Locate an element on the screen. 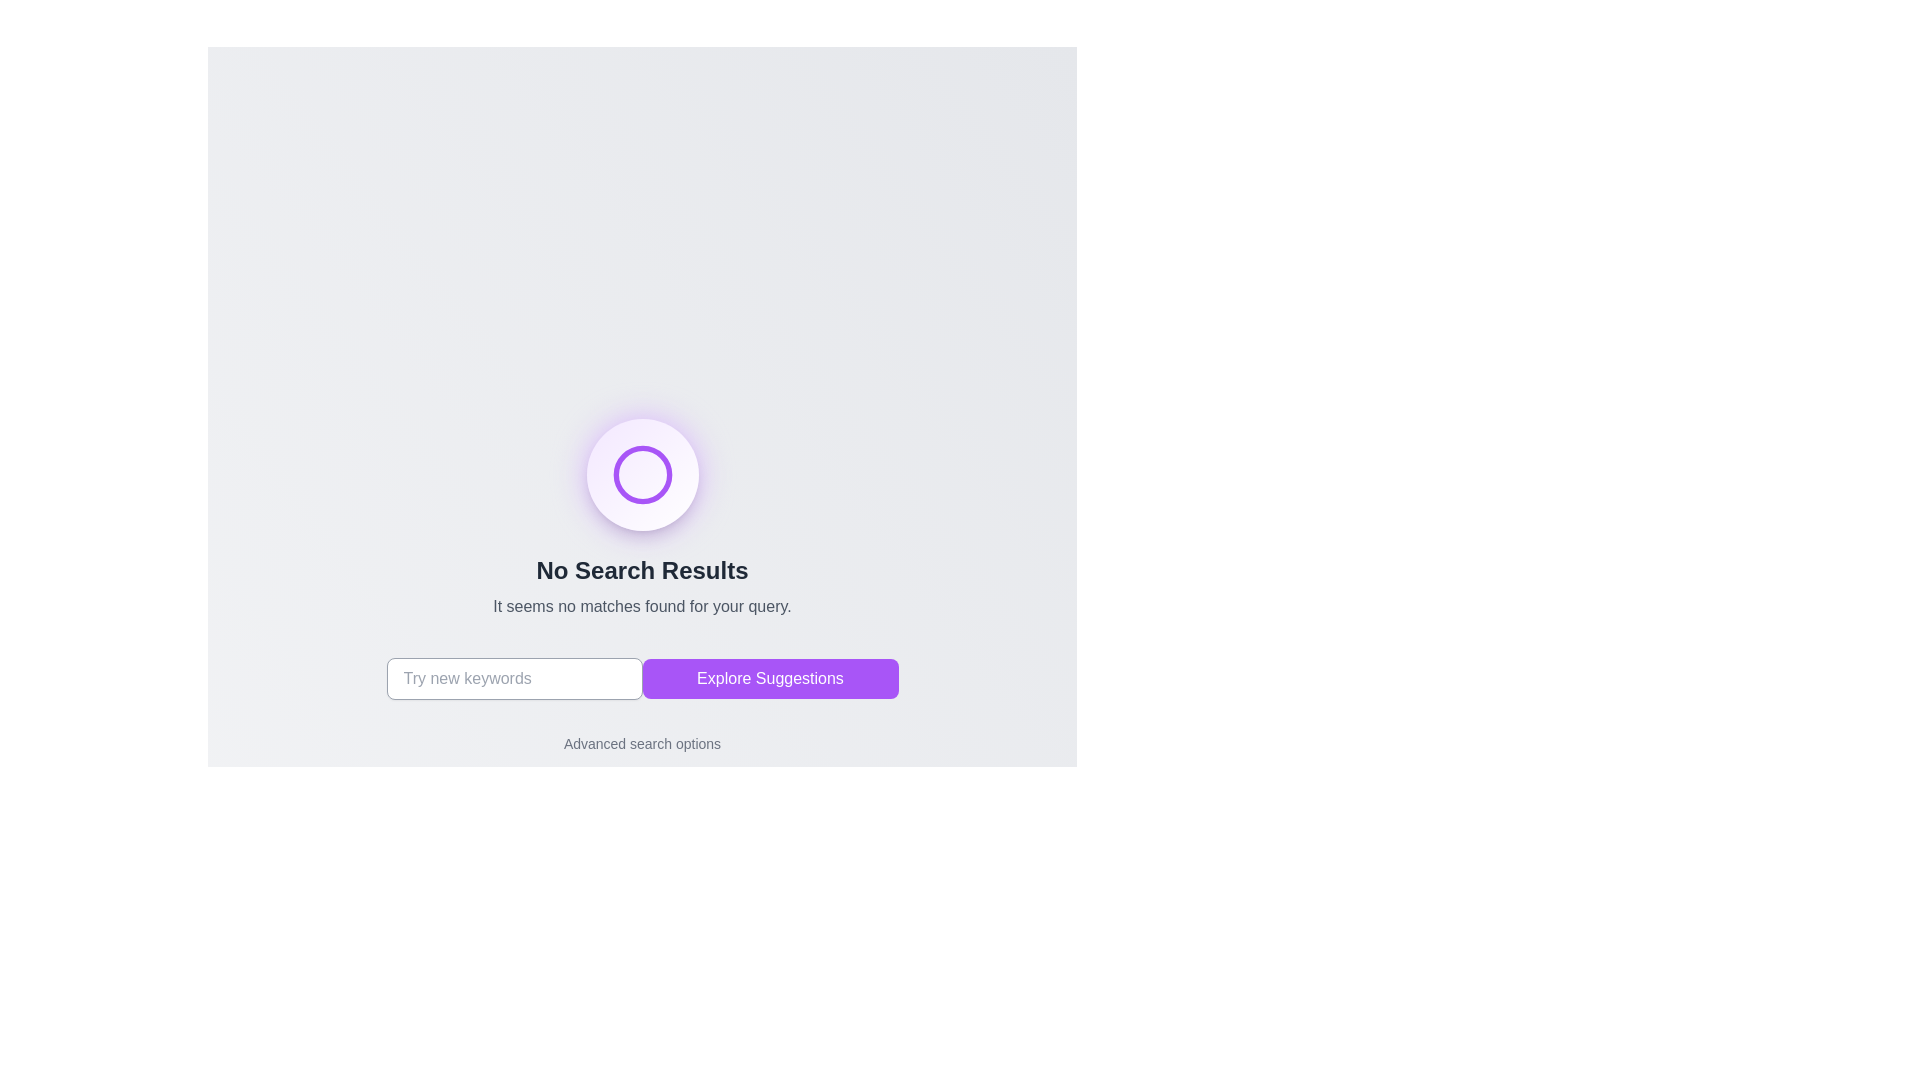 This screenshot has width=1920, height=1080. the bottom-centered text link that allows users is located at coordinates (642, 743).